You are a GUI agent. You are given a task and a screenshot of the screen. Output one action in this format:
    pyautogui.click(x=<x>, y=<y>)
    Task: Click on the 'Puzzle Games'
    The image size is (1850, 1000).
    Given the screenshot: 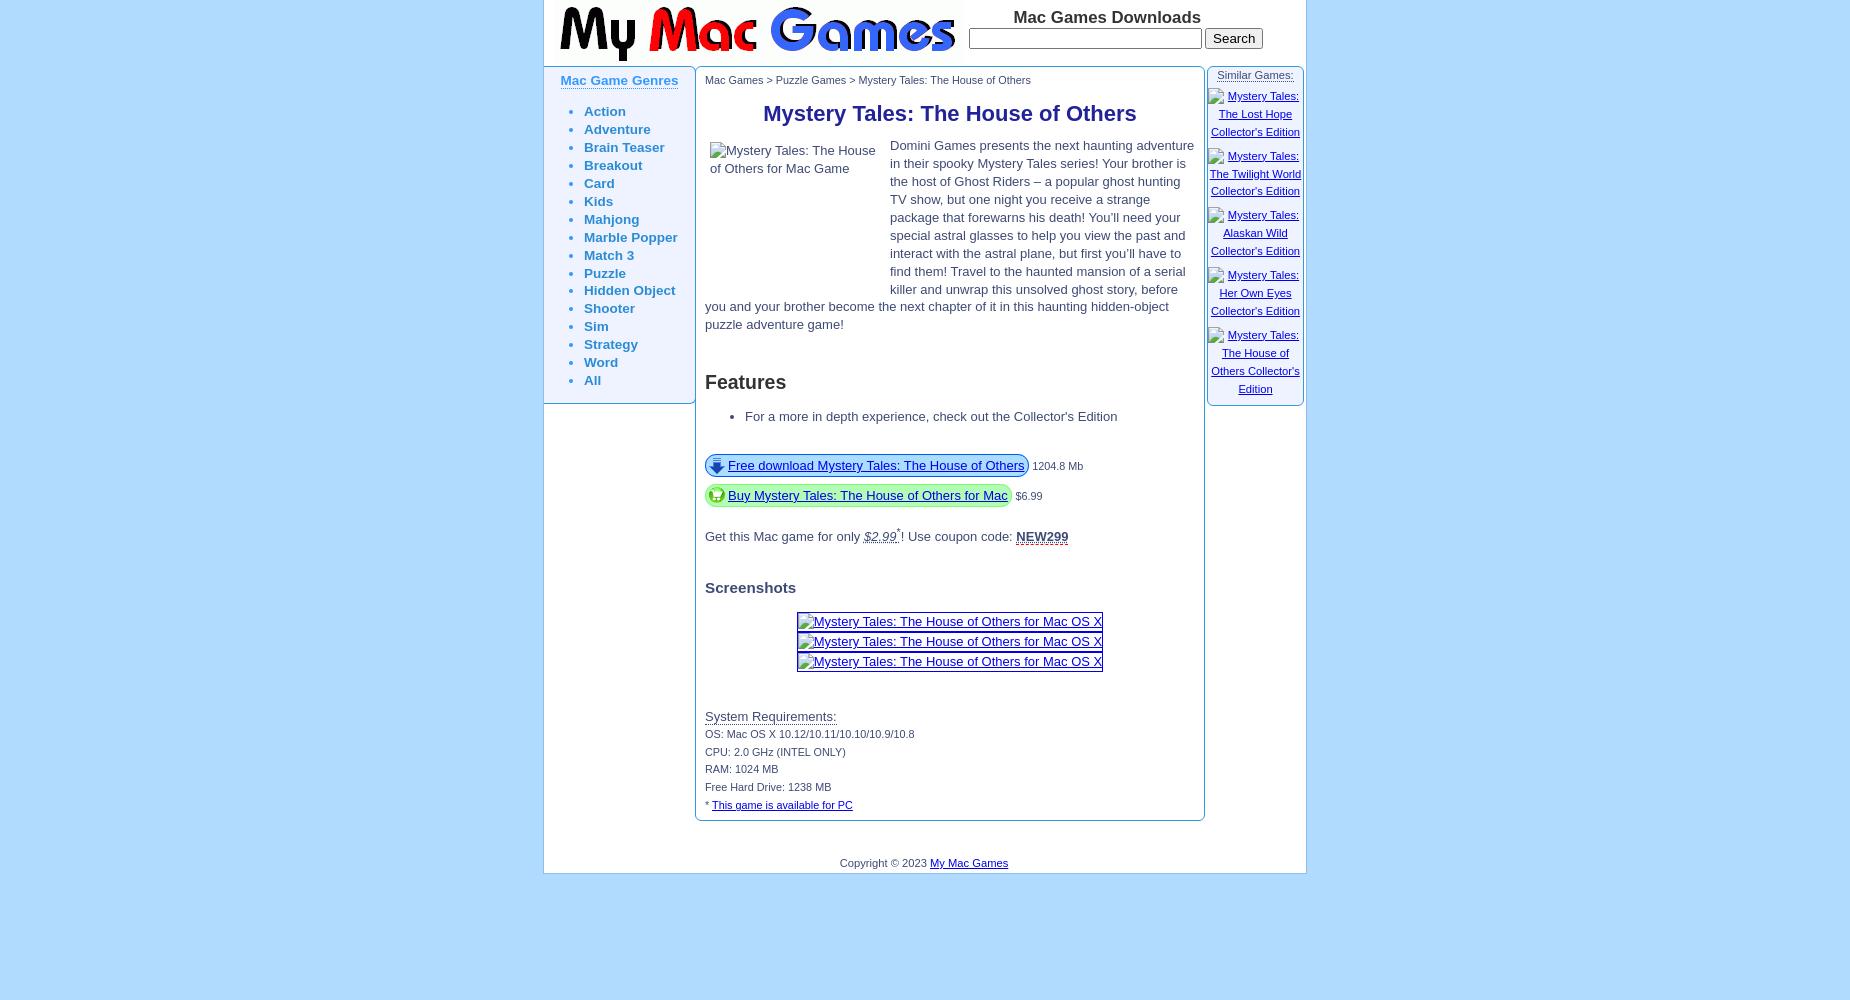 What is the action you would take?
    pyautogui.click(x=810, y=79)
    